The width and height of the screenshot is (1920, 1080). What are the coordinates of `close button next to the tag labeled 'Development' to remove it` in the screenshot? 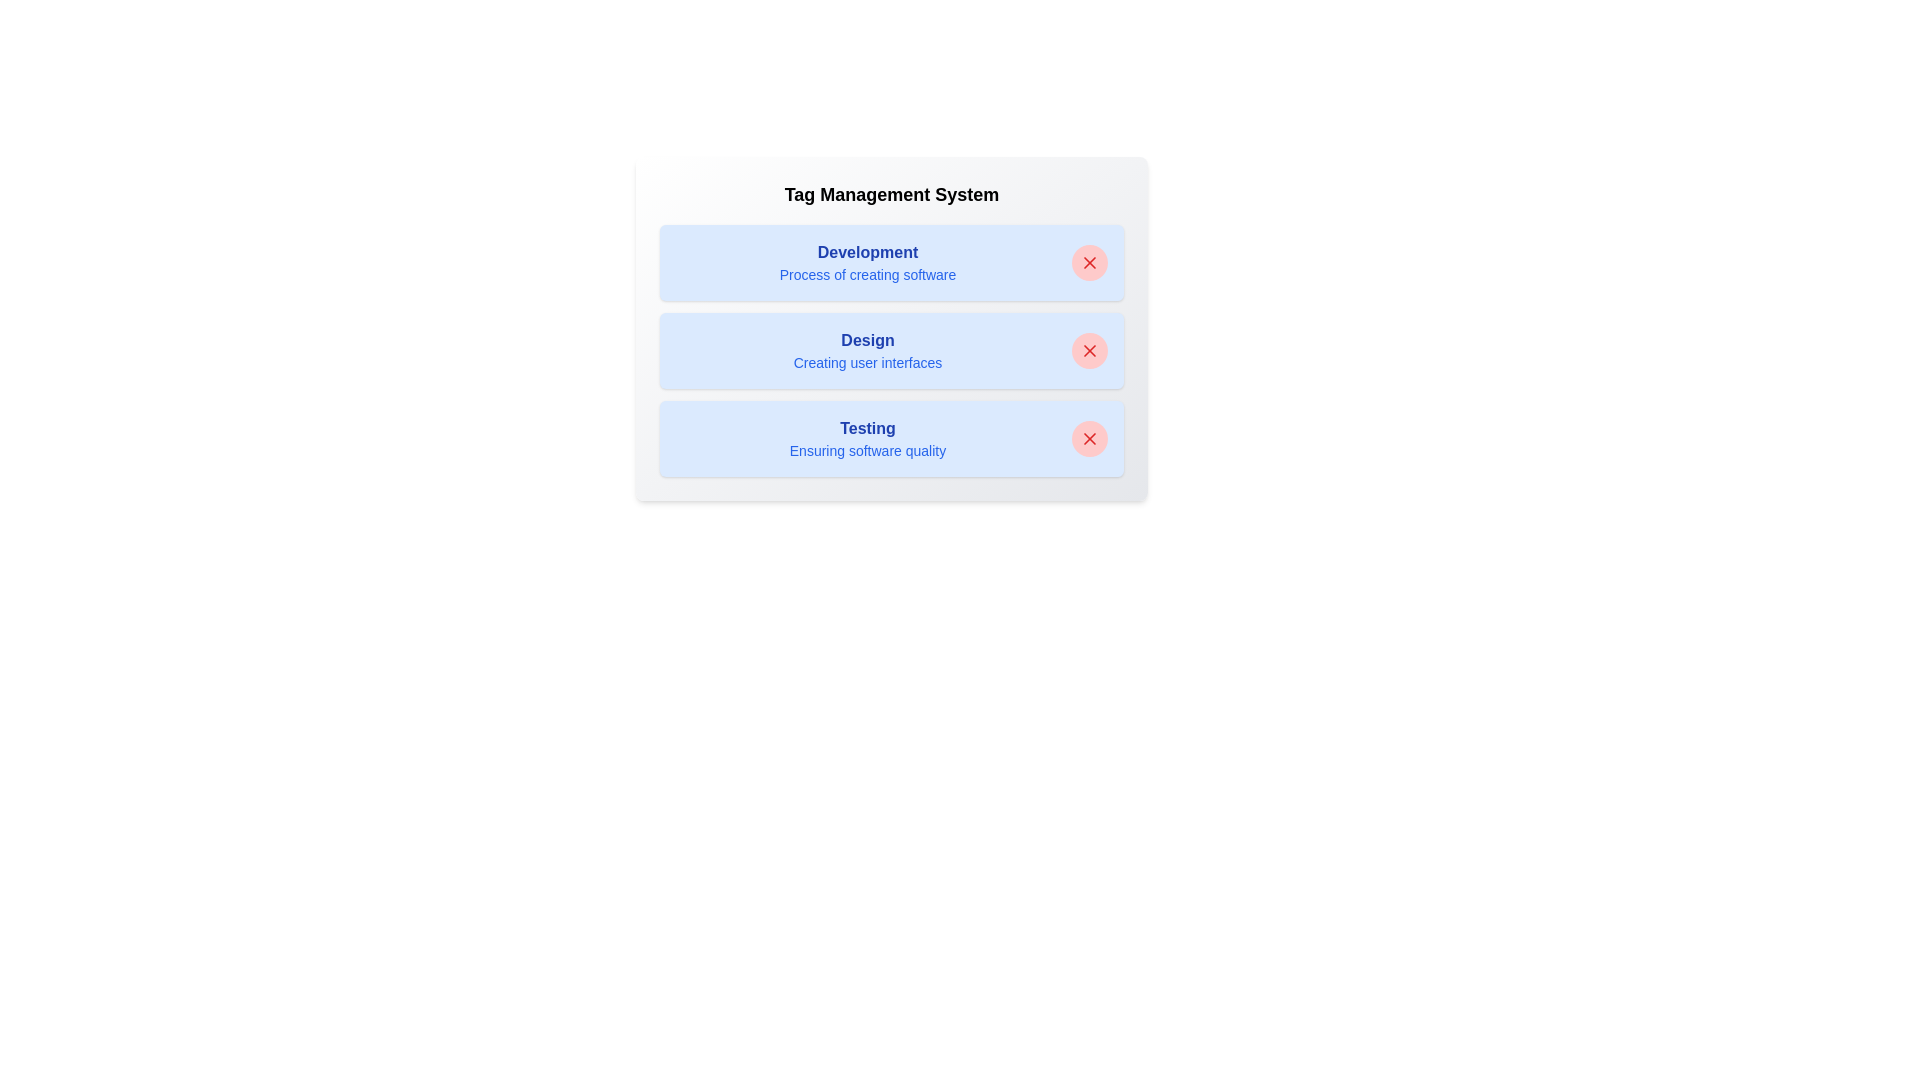 It's located at (1088, 261).